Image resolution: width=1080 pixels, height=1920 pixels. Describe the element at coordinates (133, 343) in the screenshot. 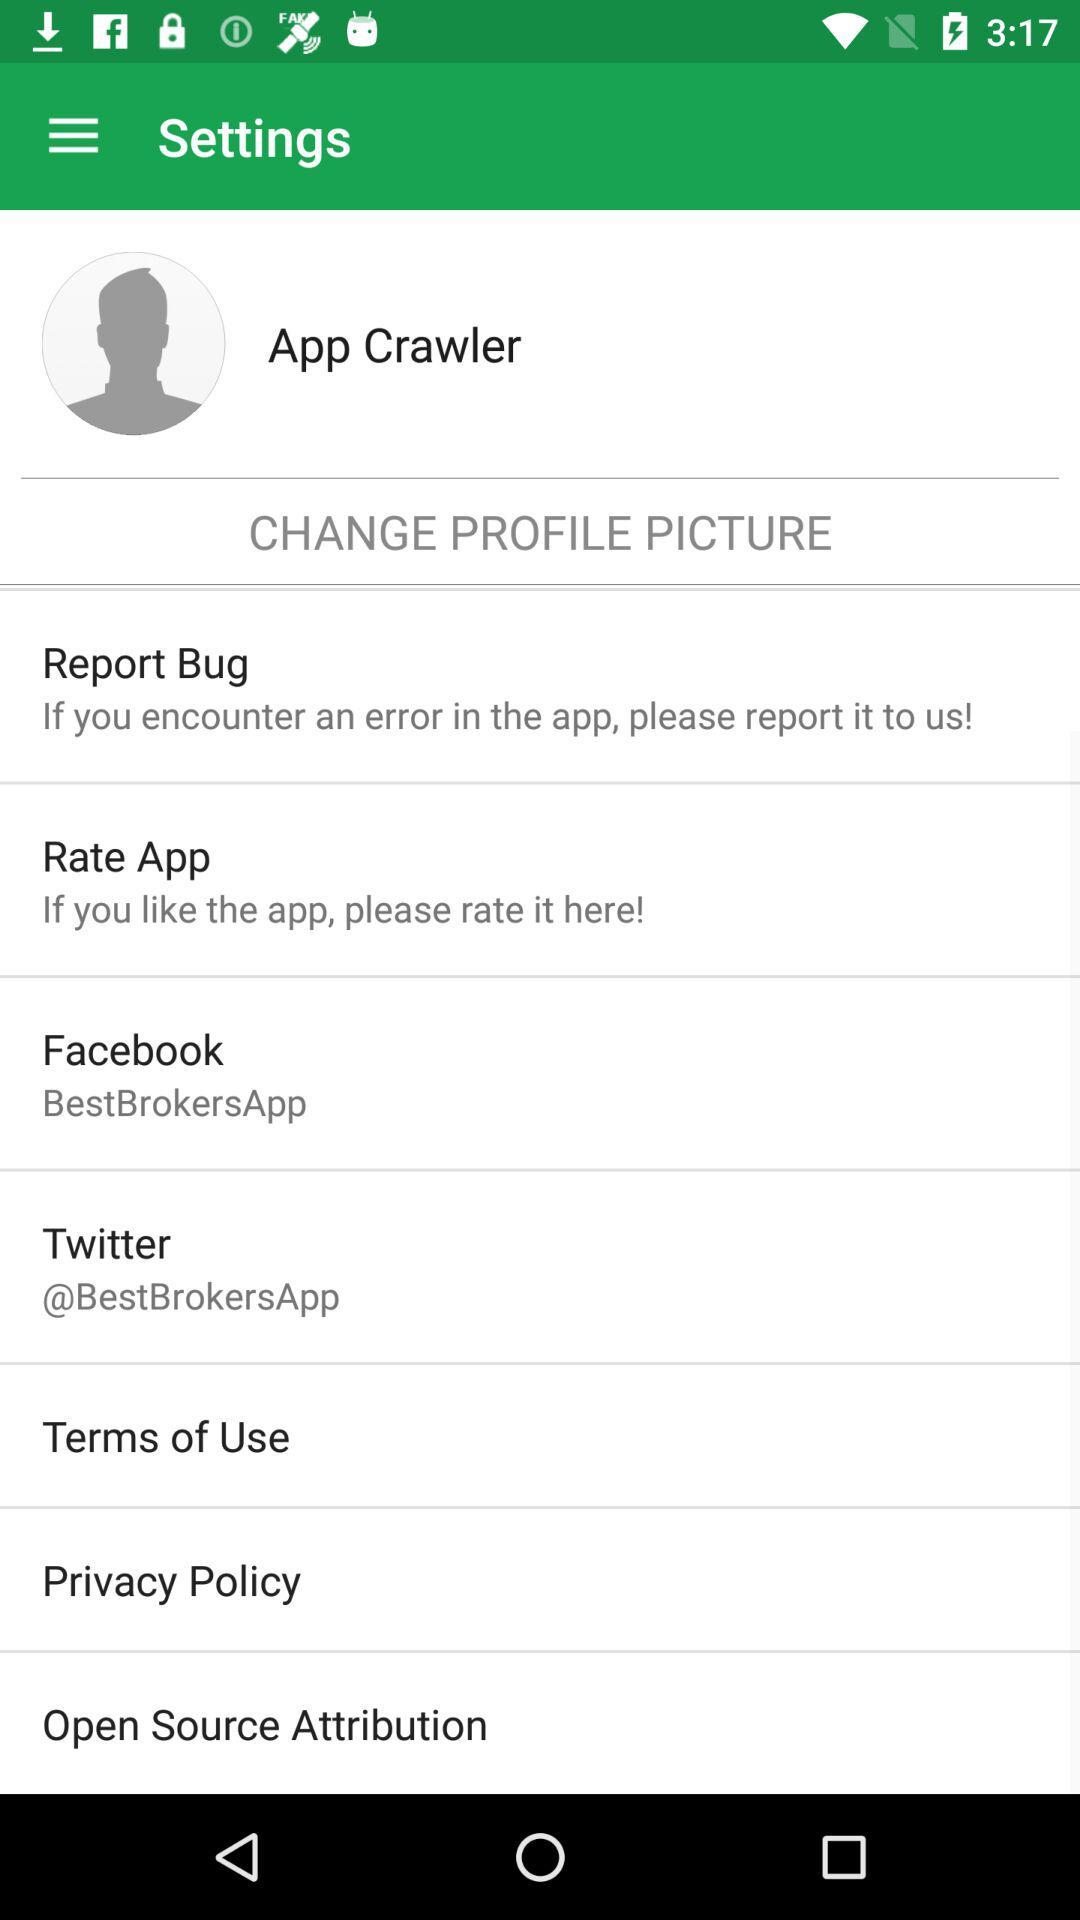

I see `change profile picture one of two buttons` at that location.